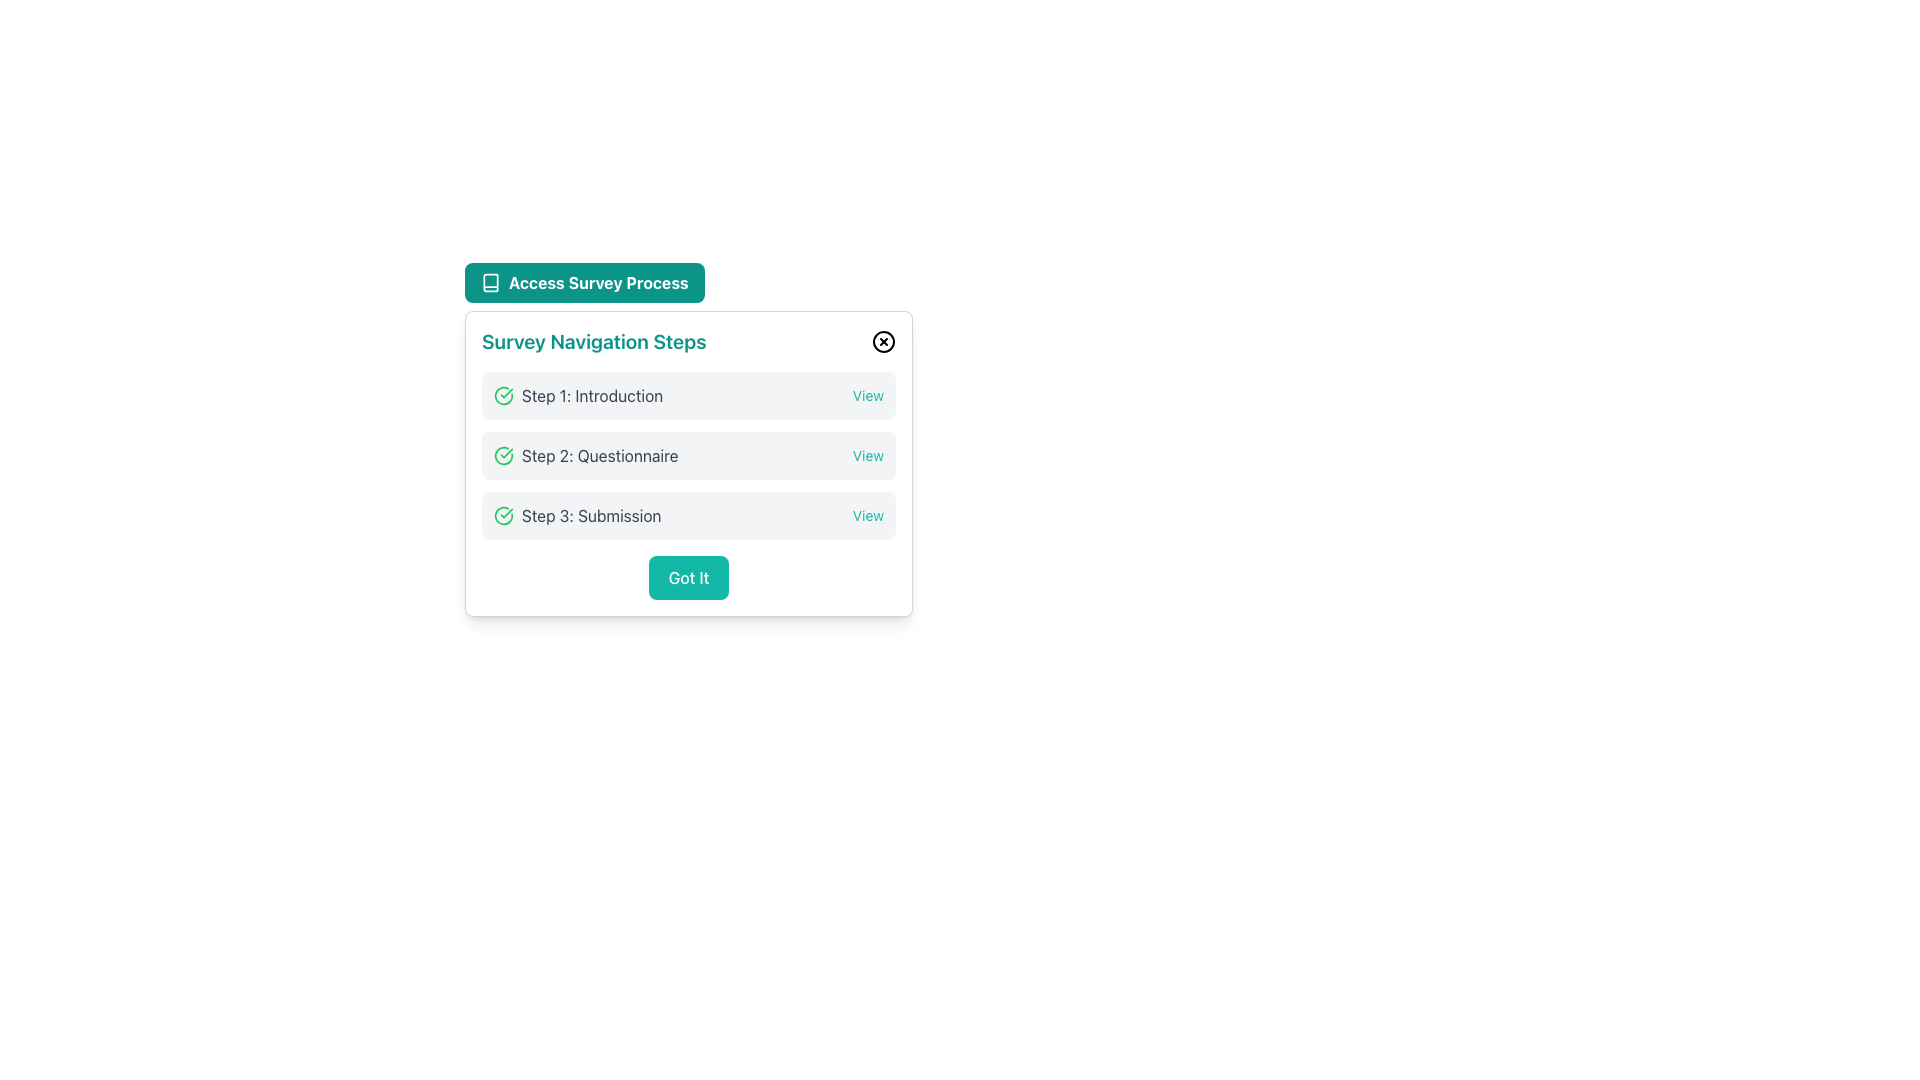 This screenshot has width=1920, height=1080. I want to click on the button that serves as the entry point for accessing the survey process, located at the top of the 'Survey Navigation Steps' box, so click(583, 282).